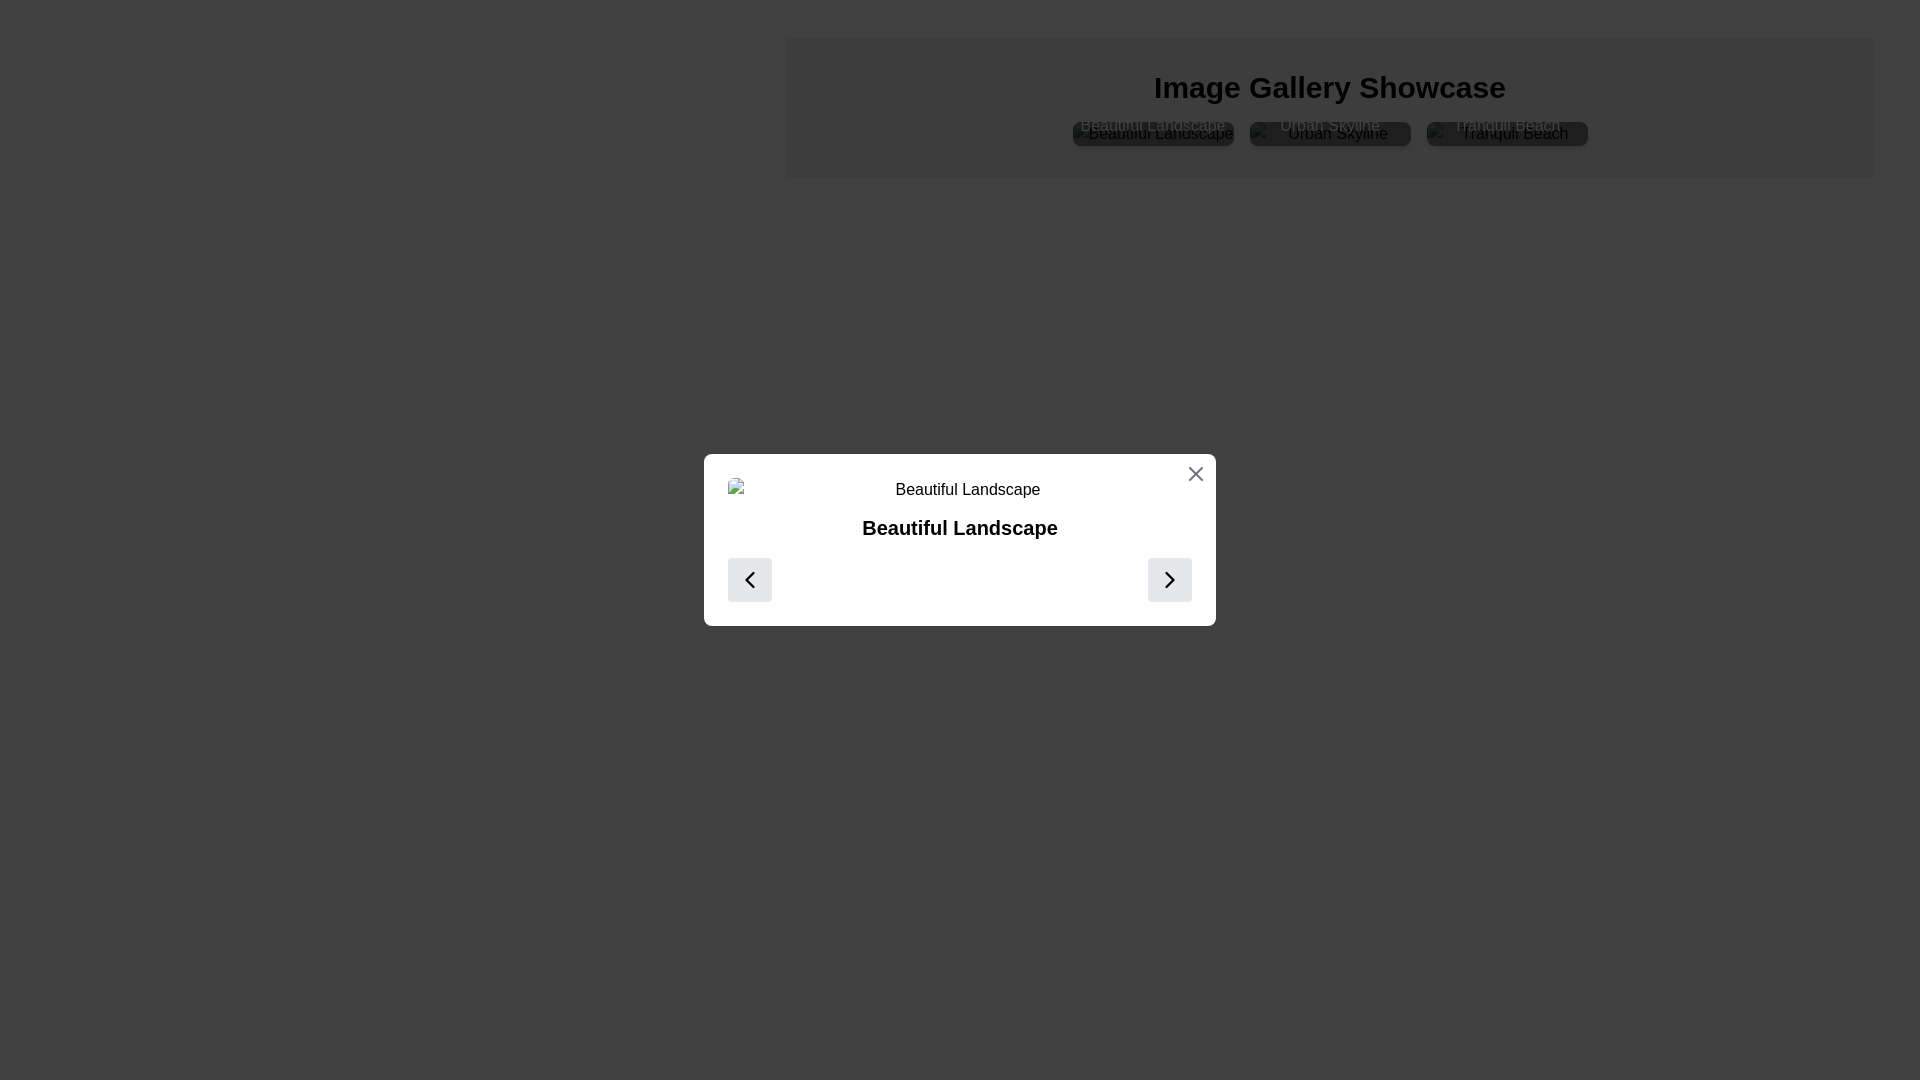 The image size is (1920, 1080). Describe the element at coordinates (960, 540) in the screenshot. I see `the text label titled 'Beautiful Landscape' that is centrally positioned inside the modal dialog, located directly below the header and above navigation buttons` at that location.